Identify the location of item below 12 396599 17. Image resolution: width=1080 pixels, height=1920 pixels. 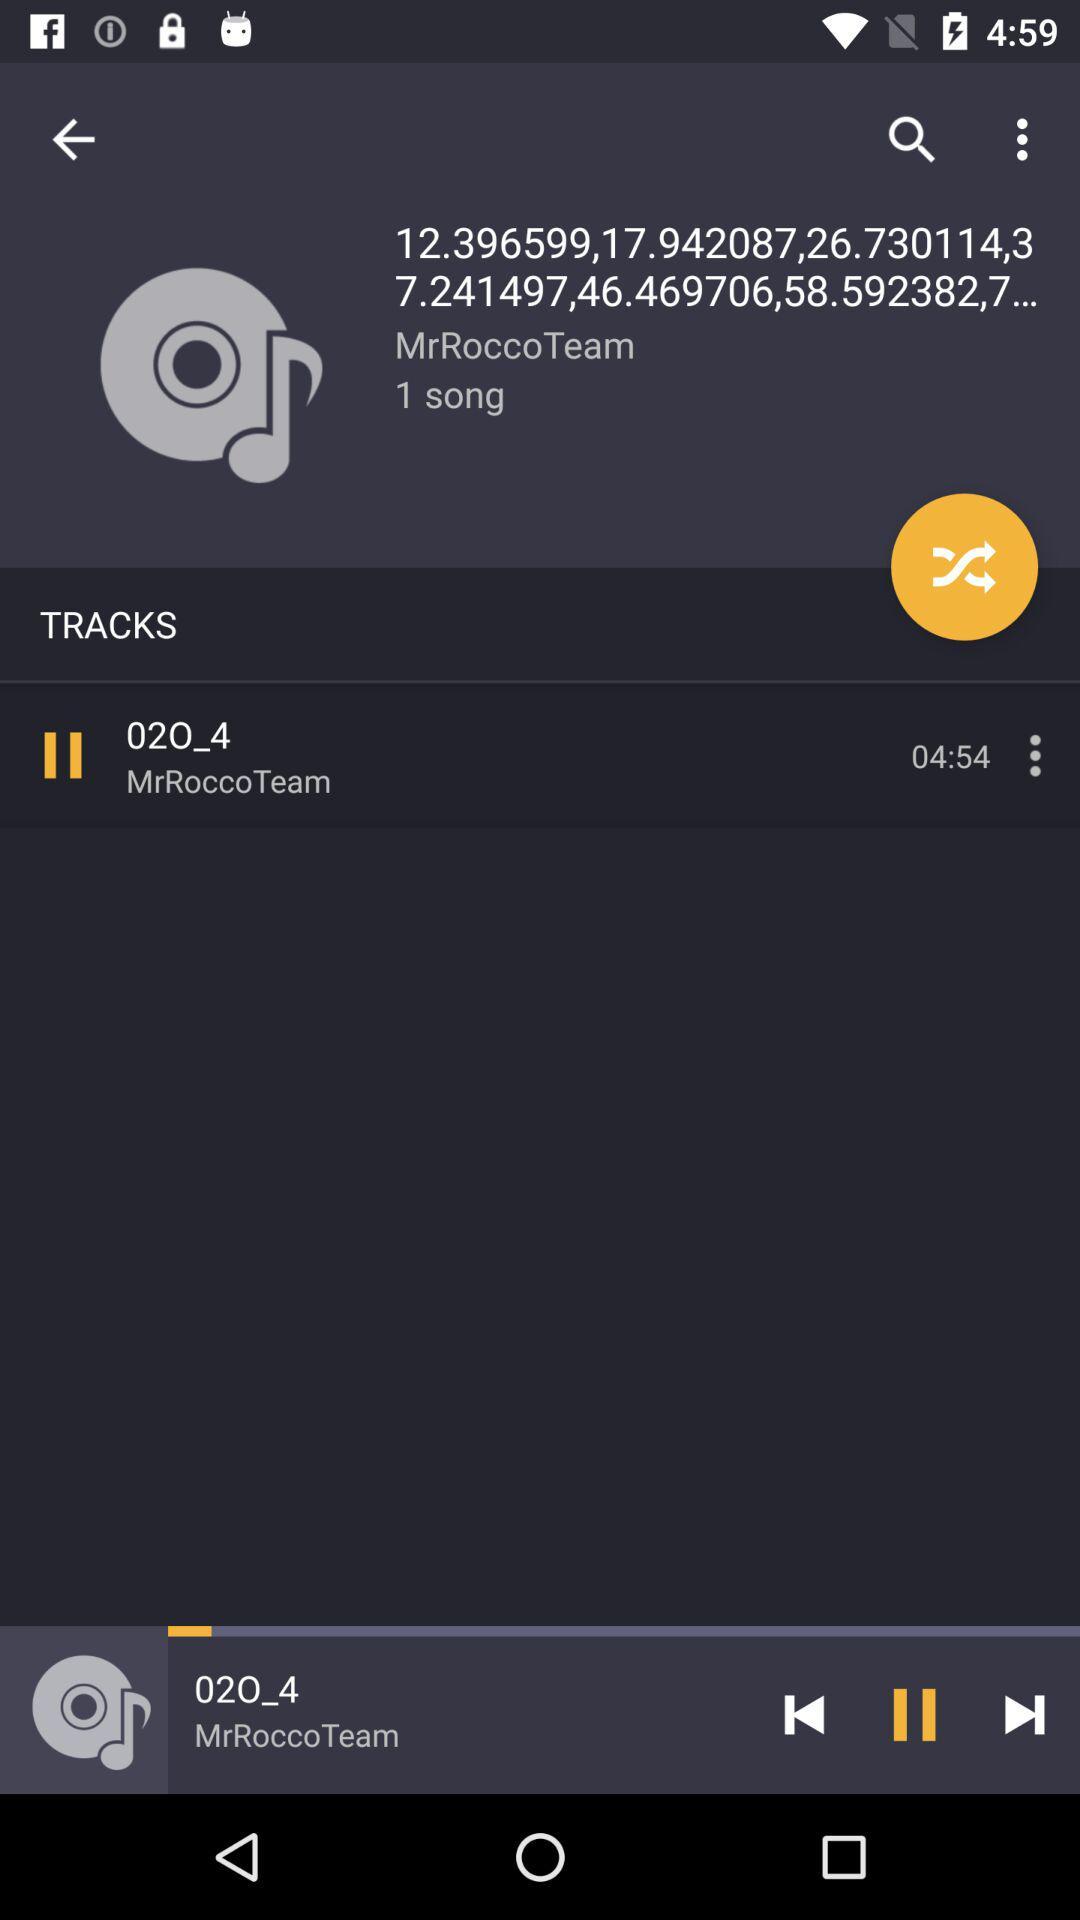
(963, 565).